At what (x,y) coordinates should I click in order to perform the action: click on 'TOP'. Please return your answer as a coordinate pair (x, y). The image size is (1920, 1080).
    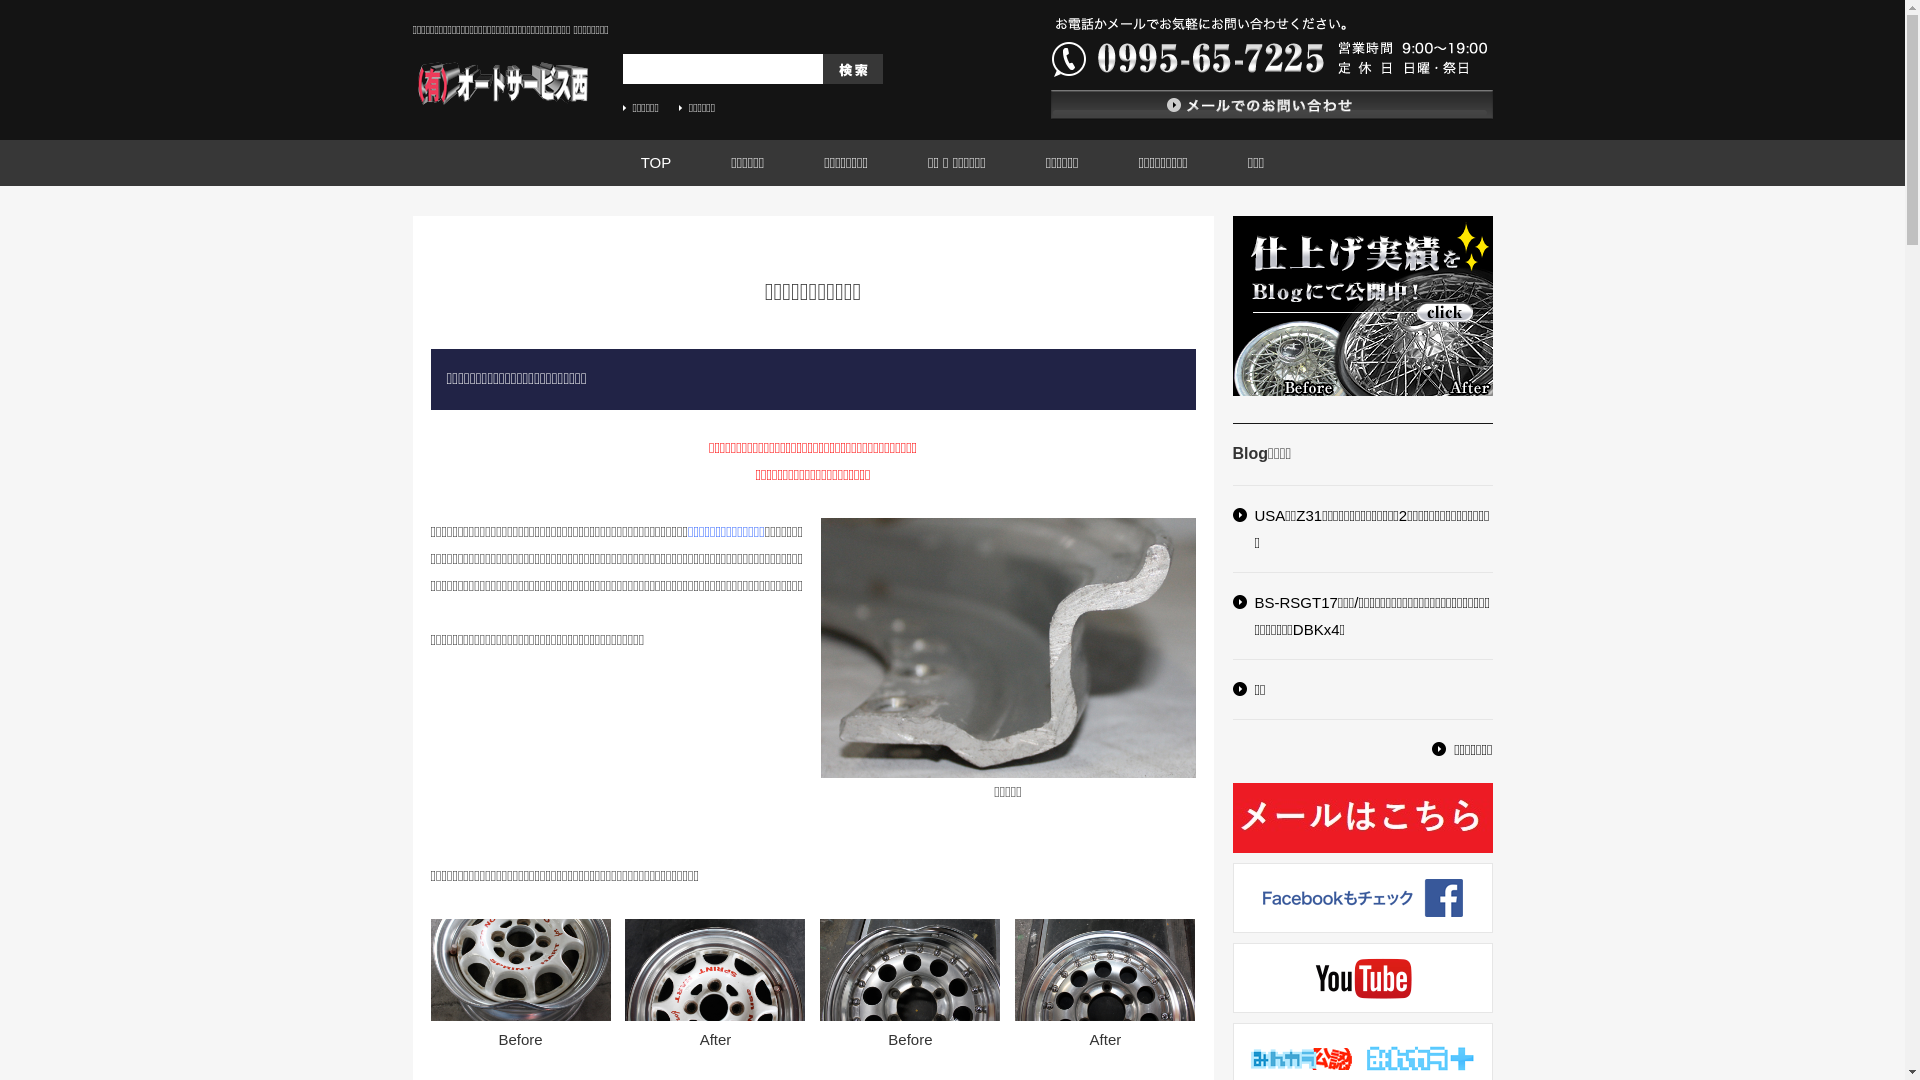
    Looking at the image, I should click on (656, 161).